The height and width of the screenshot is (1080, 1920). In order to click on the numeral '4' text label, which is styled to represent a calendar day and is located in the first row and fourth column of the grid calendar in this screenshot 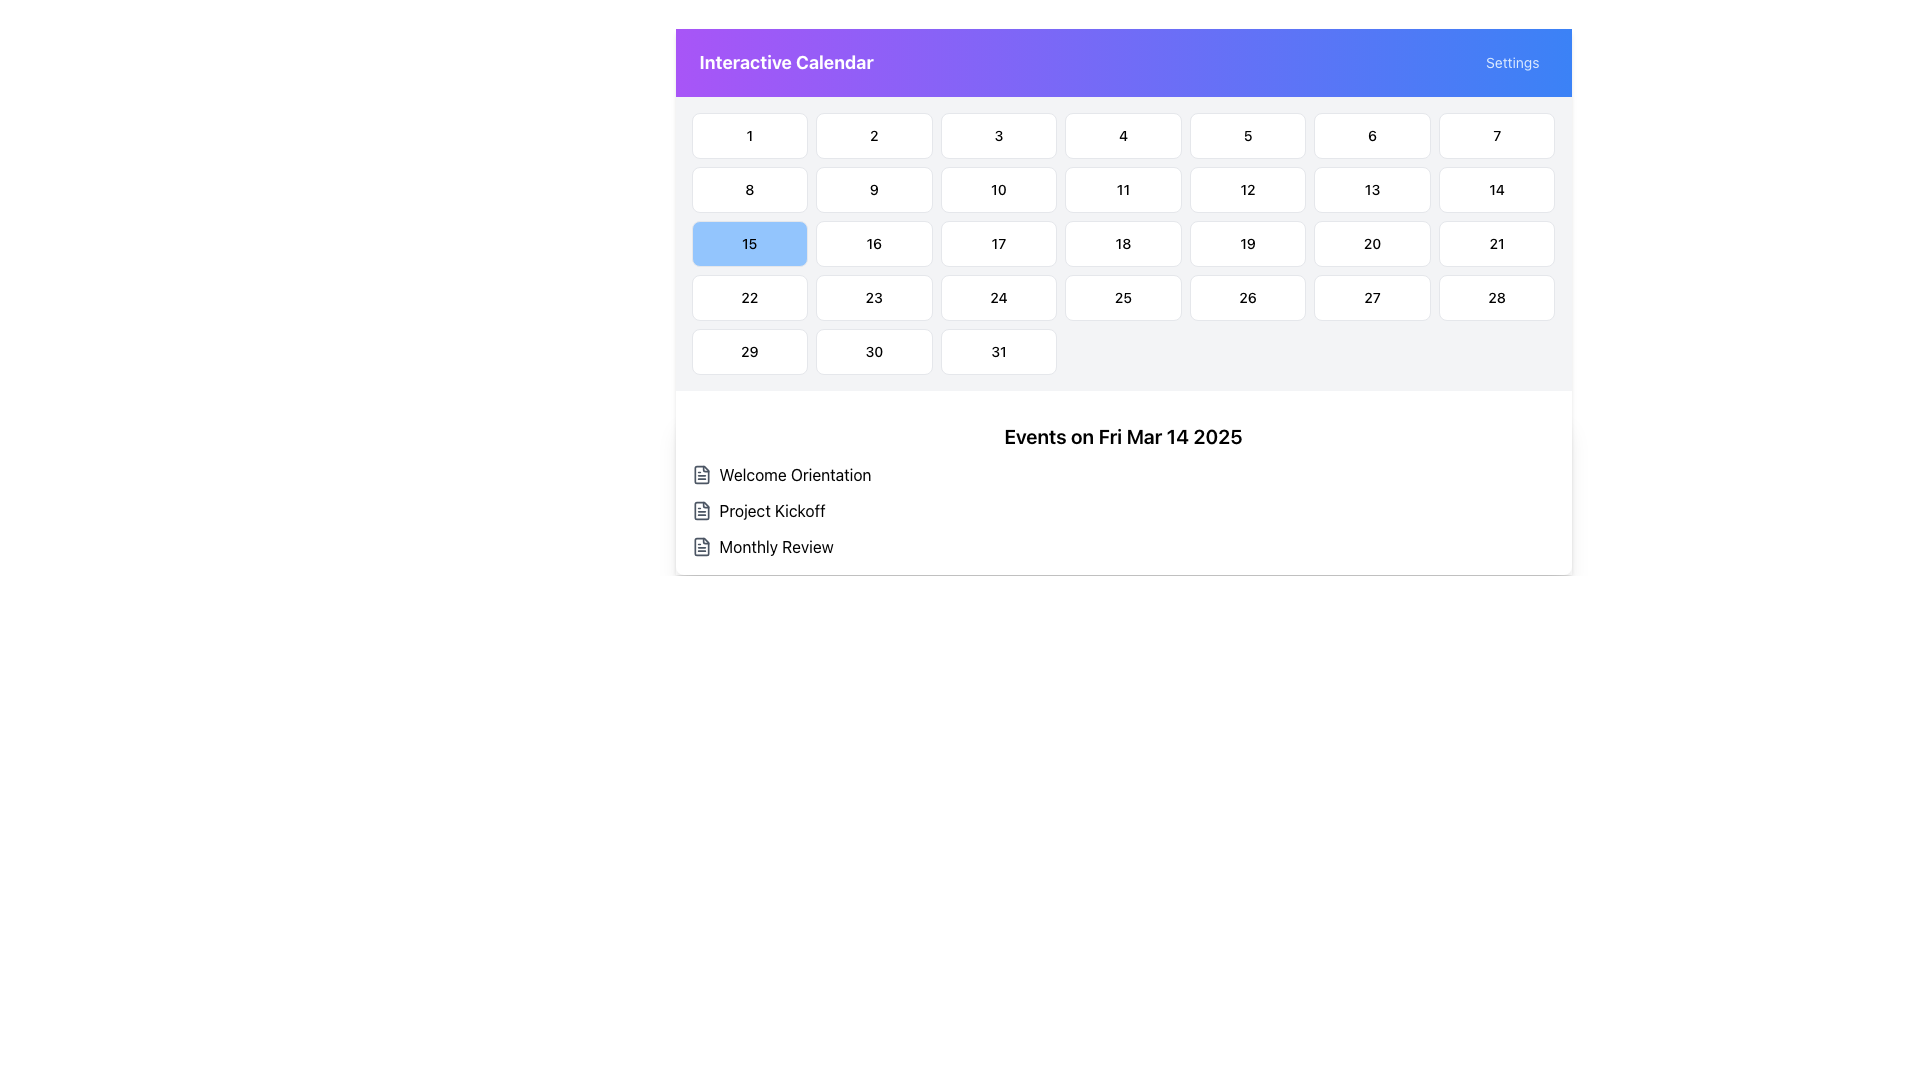, I will do `click(1123, 135)`.